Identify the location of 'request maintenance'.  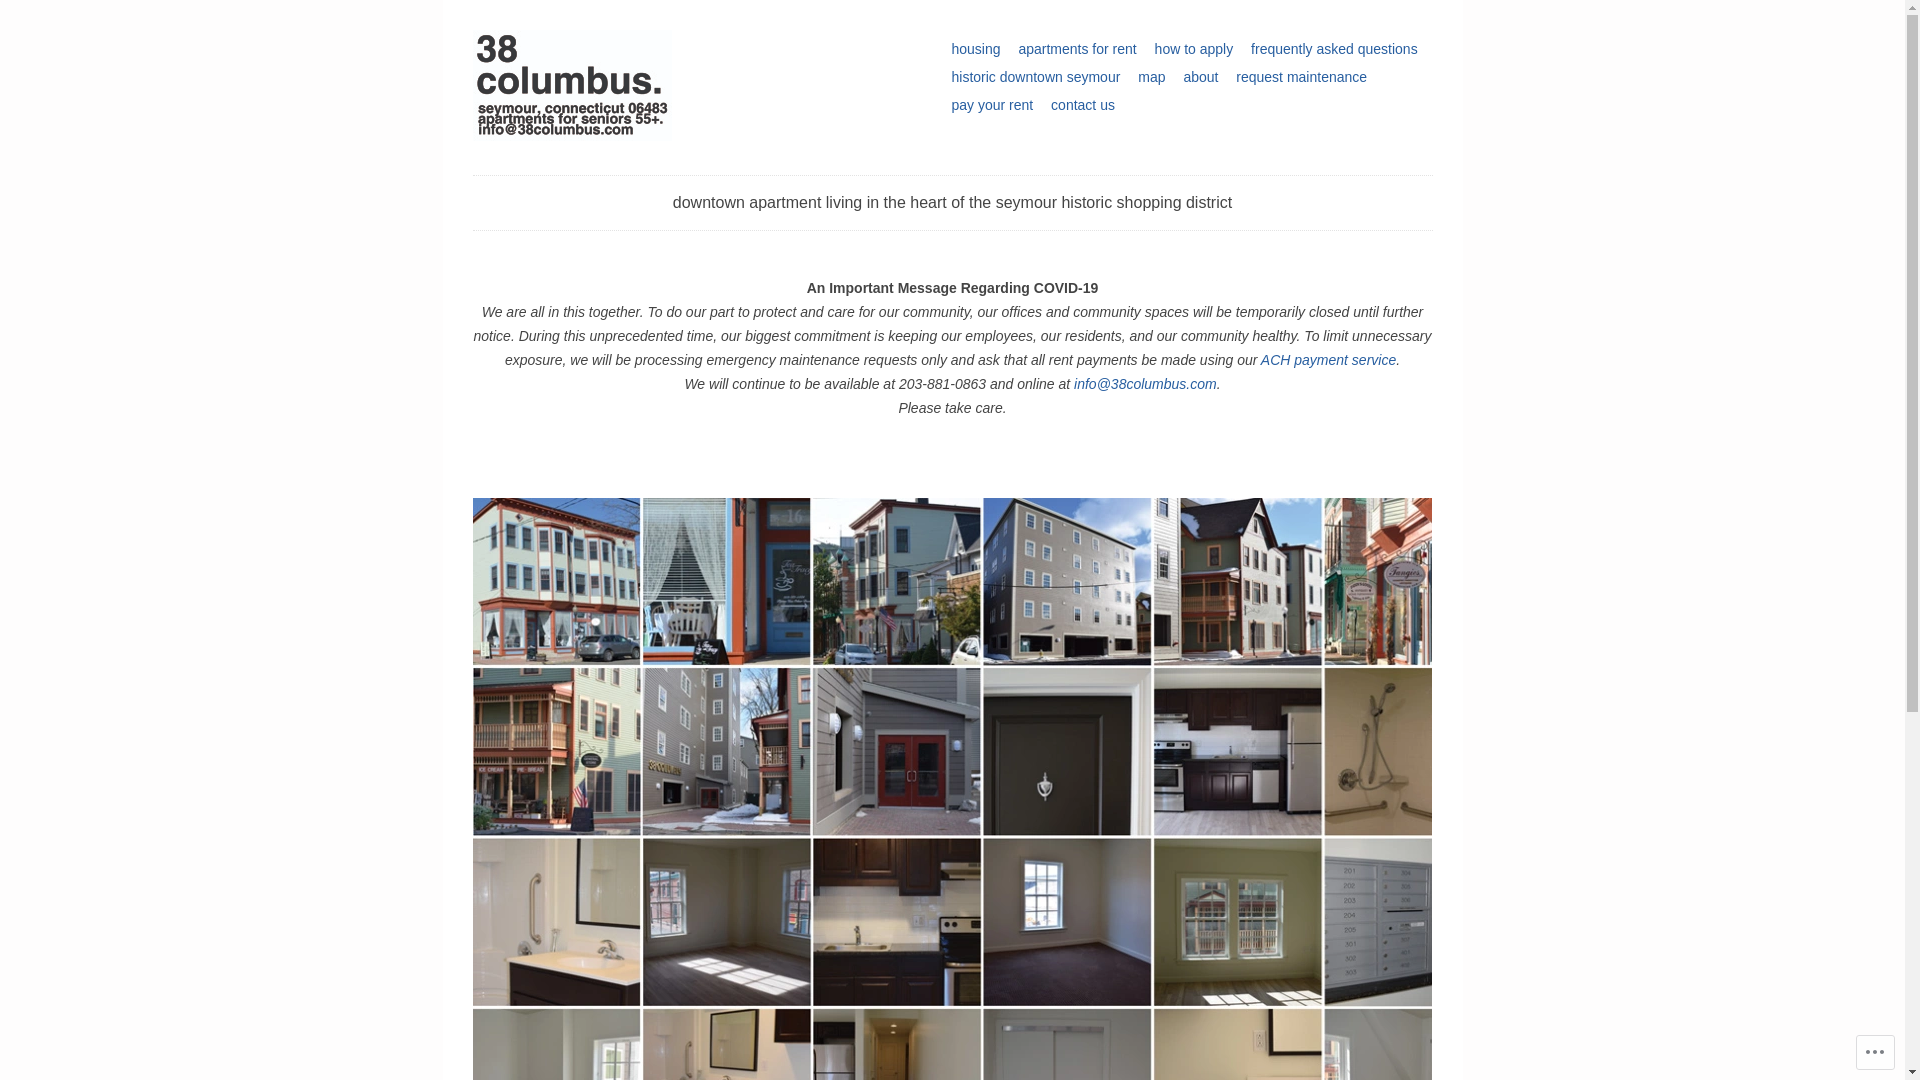
(1227, 76).